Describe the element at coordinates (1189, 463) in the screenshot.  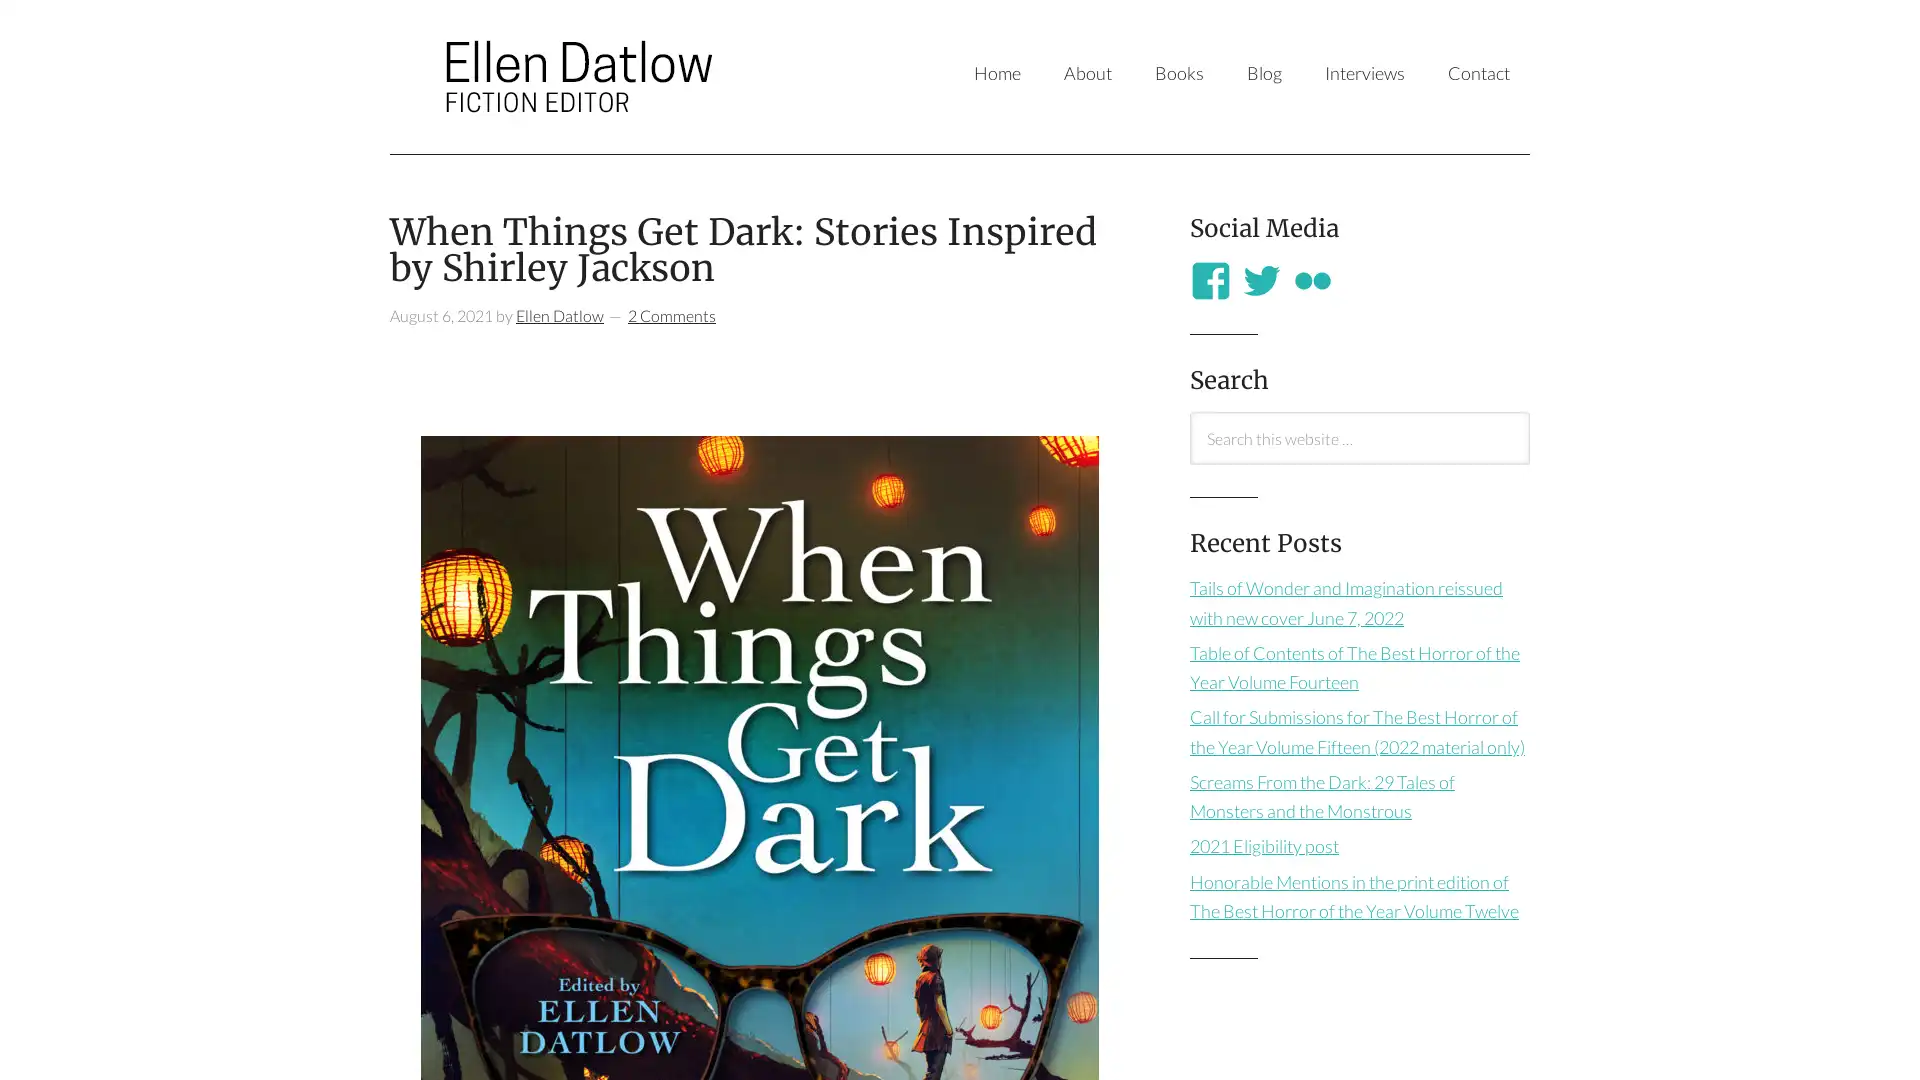
I see `Search` at that location.